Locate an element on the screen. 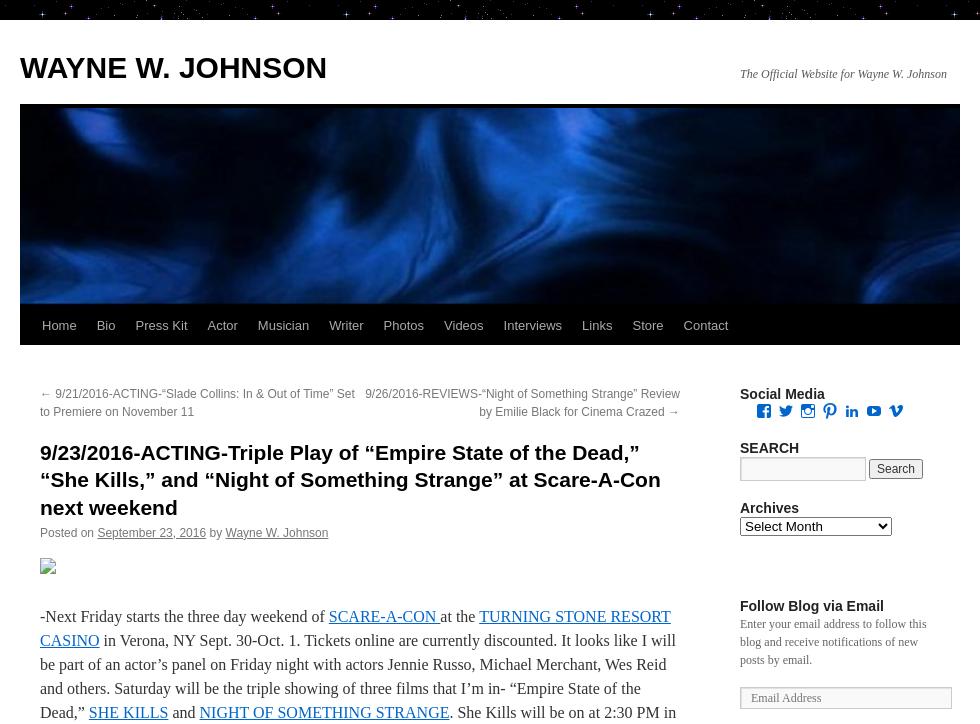  'September 23, 2016' is located at coordinates (151, 530).